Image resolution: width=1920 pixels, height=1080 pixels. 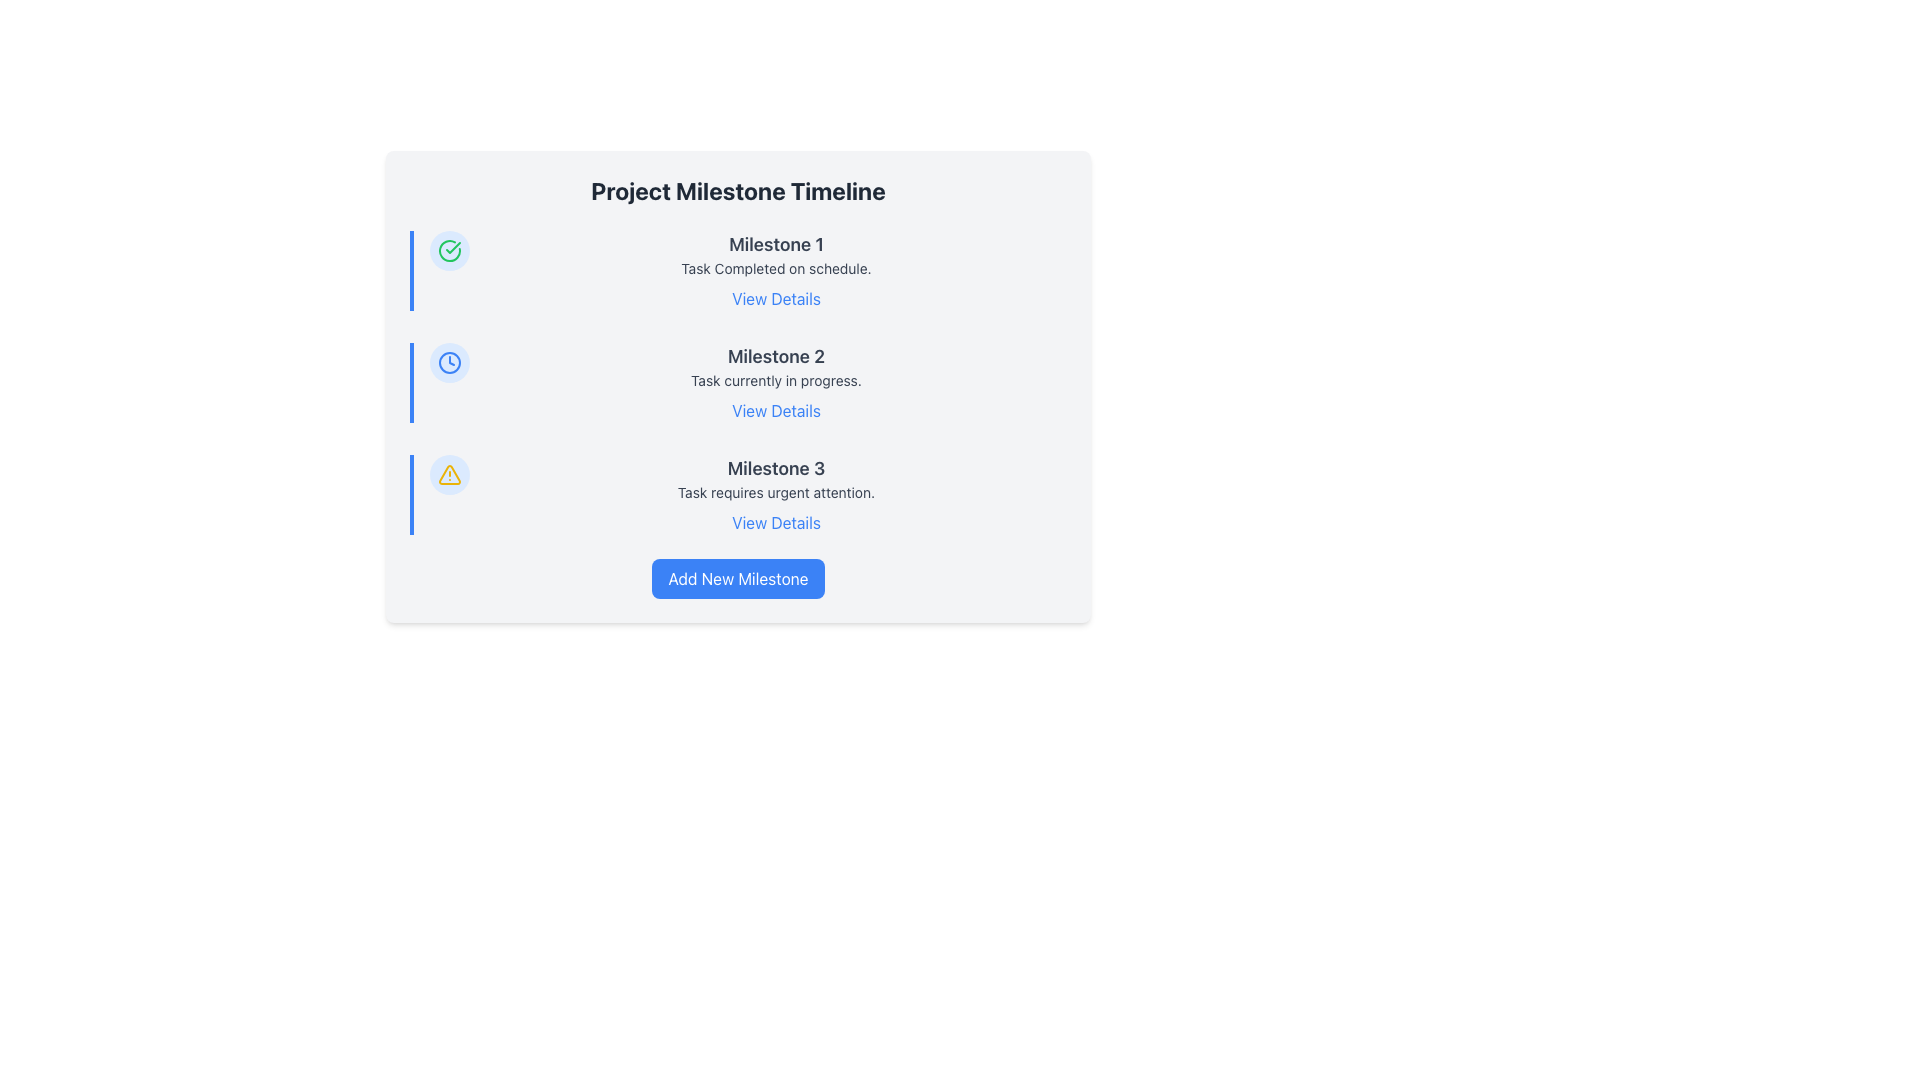 I want to click on the Static Text Label displaying 'Task requires urgent attention.' which is located beneath the heading 'Milestone 3' in the project milestone timeline interface, so click(x=775, y=493).